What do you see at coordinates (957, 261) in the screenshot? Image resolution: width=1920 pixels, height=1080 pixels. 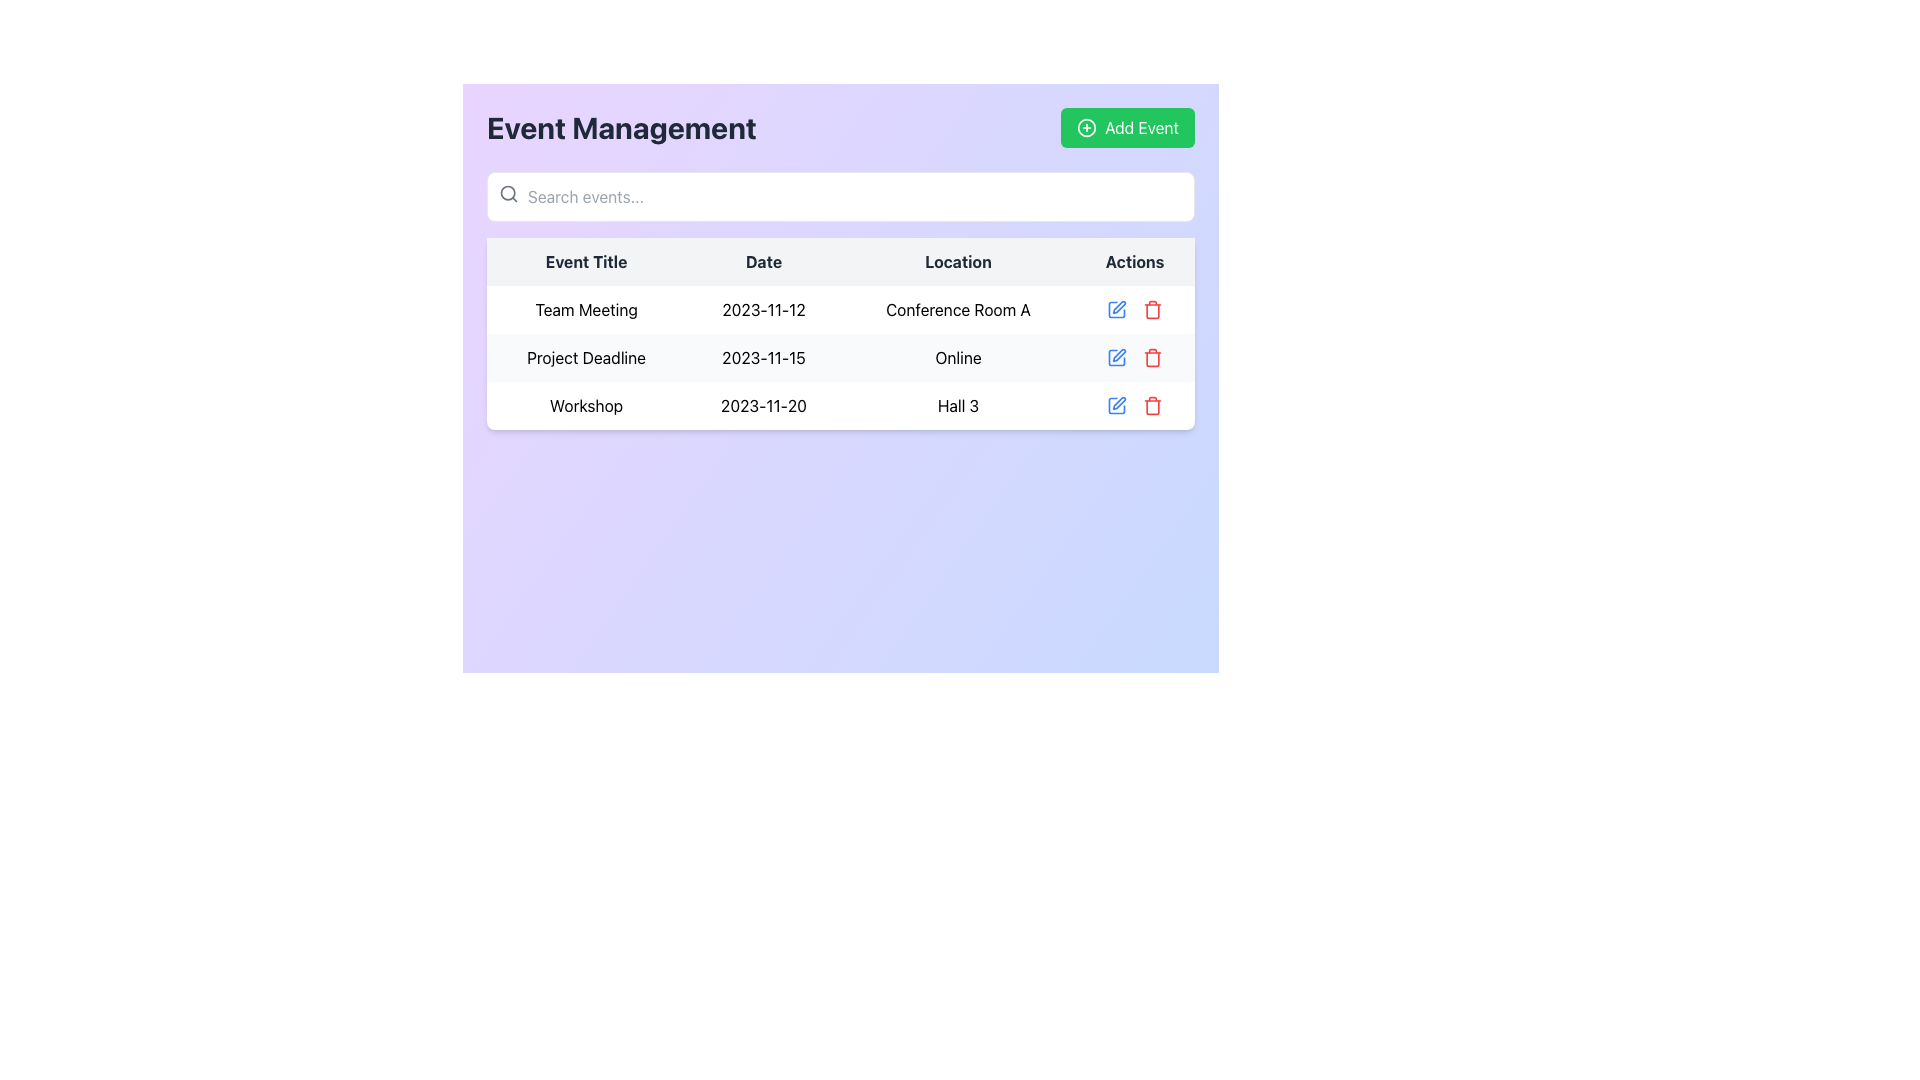 I see `the 'Location' text cell located in the header row of a table` at bounding box center [957, 261].